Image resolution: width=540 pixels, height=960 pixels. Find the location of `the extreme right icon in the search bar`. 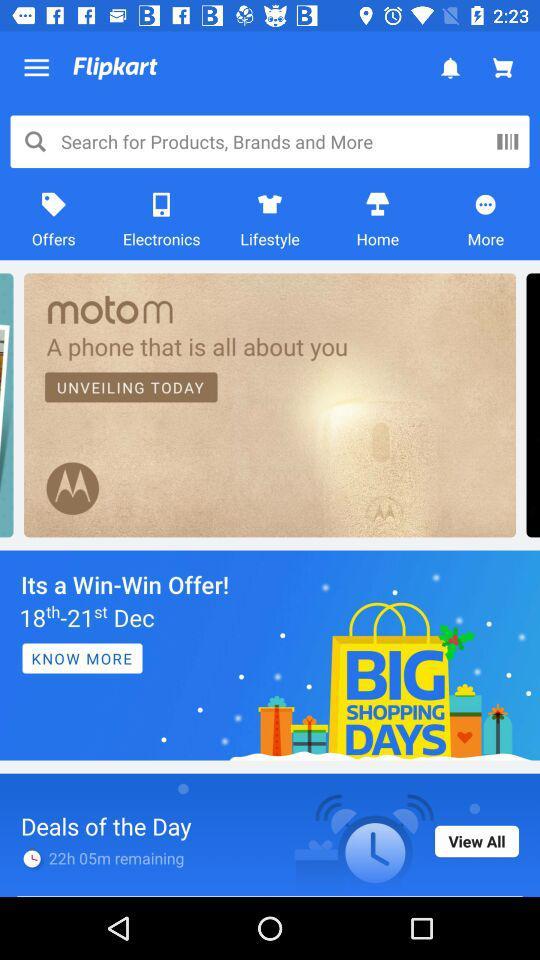

the extreme right icon in the search bar is located at coordinates (507, 140).